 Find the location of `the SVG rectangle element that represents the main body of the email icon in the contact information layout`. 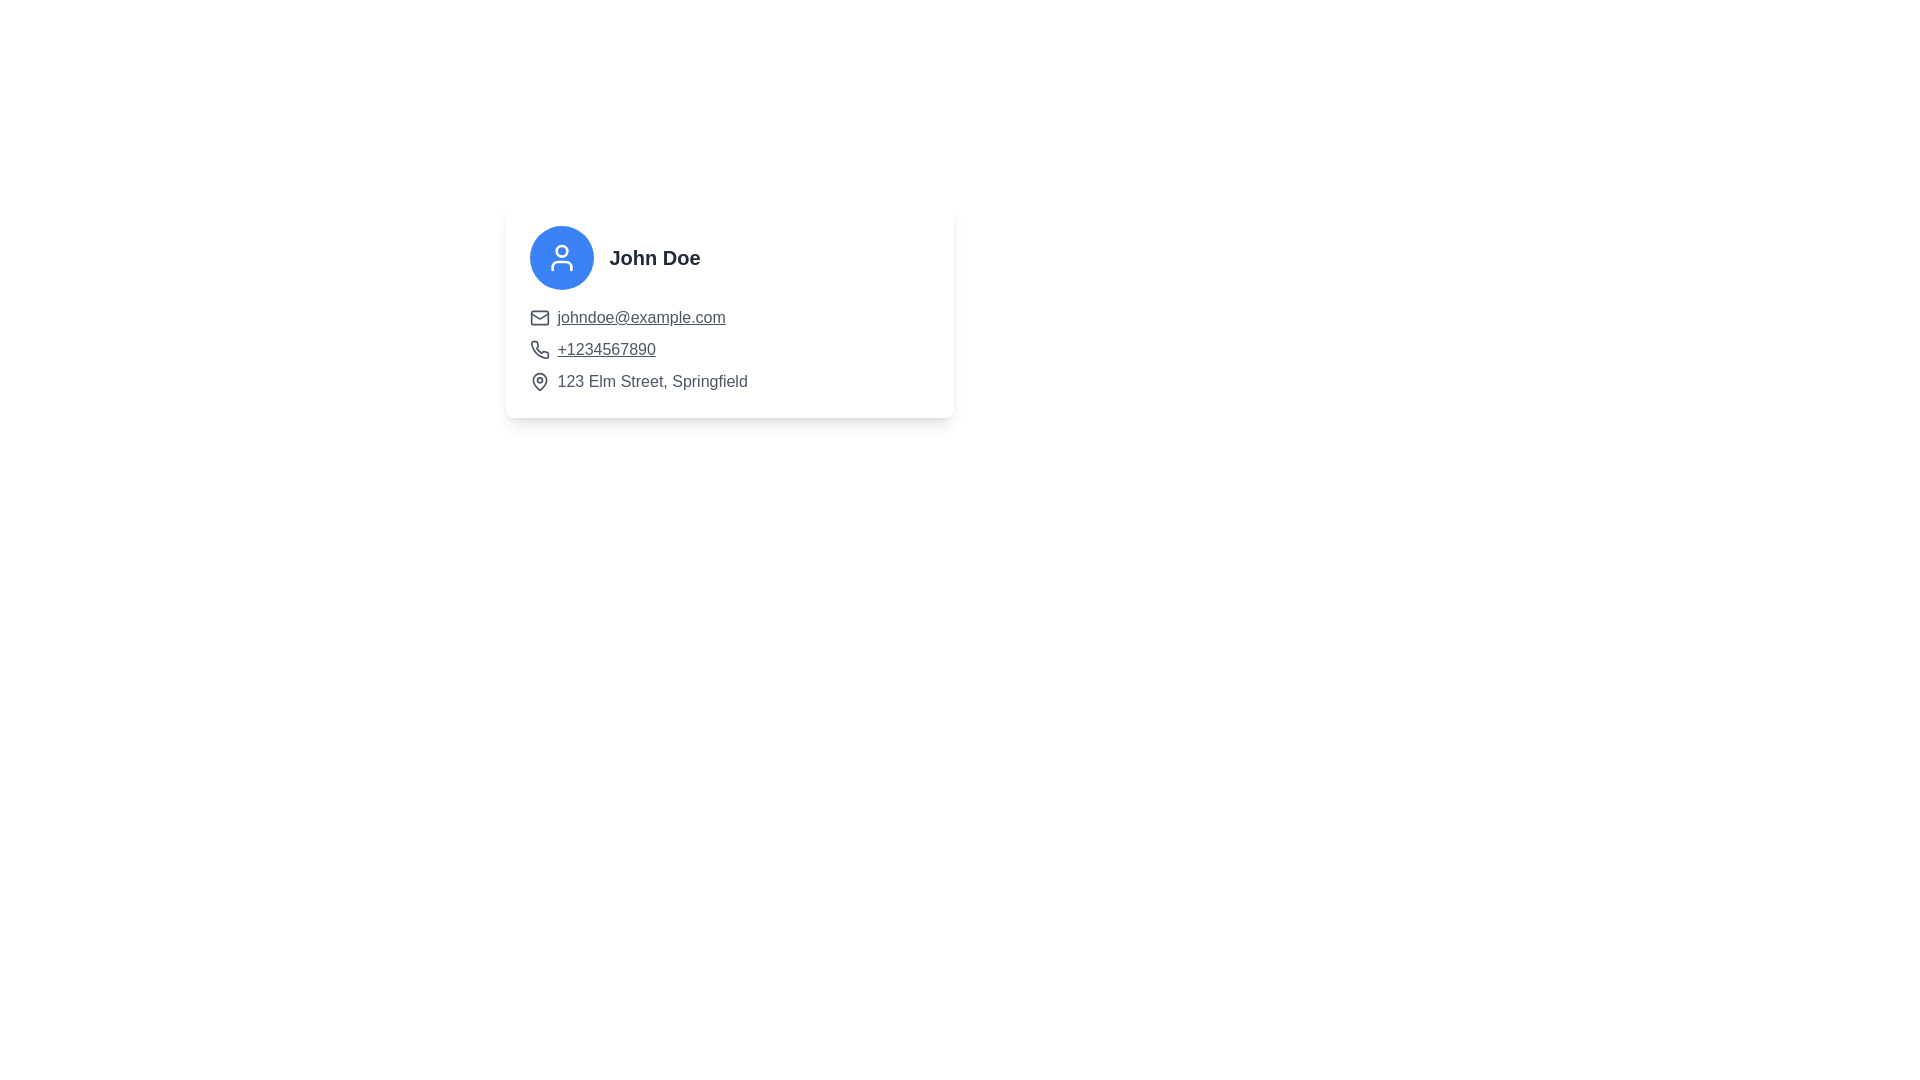

the SVG rectangle element that represents the main body of the email icon in the contact information layout is located at coordinates (539, 316).